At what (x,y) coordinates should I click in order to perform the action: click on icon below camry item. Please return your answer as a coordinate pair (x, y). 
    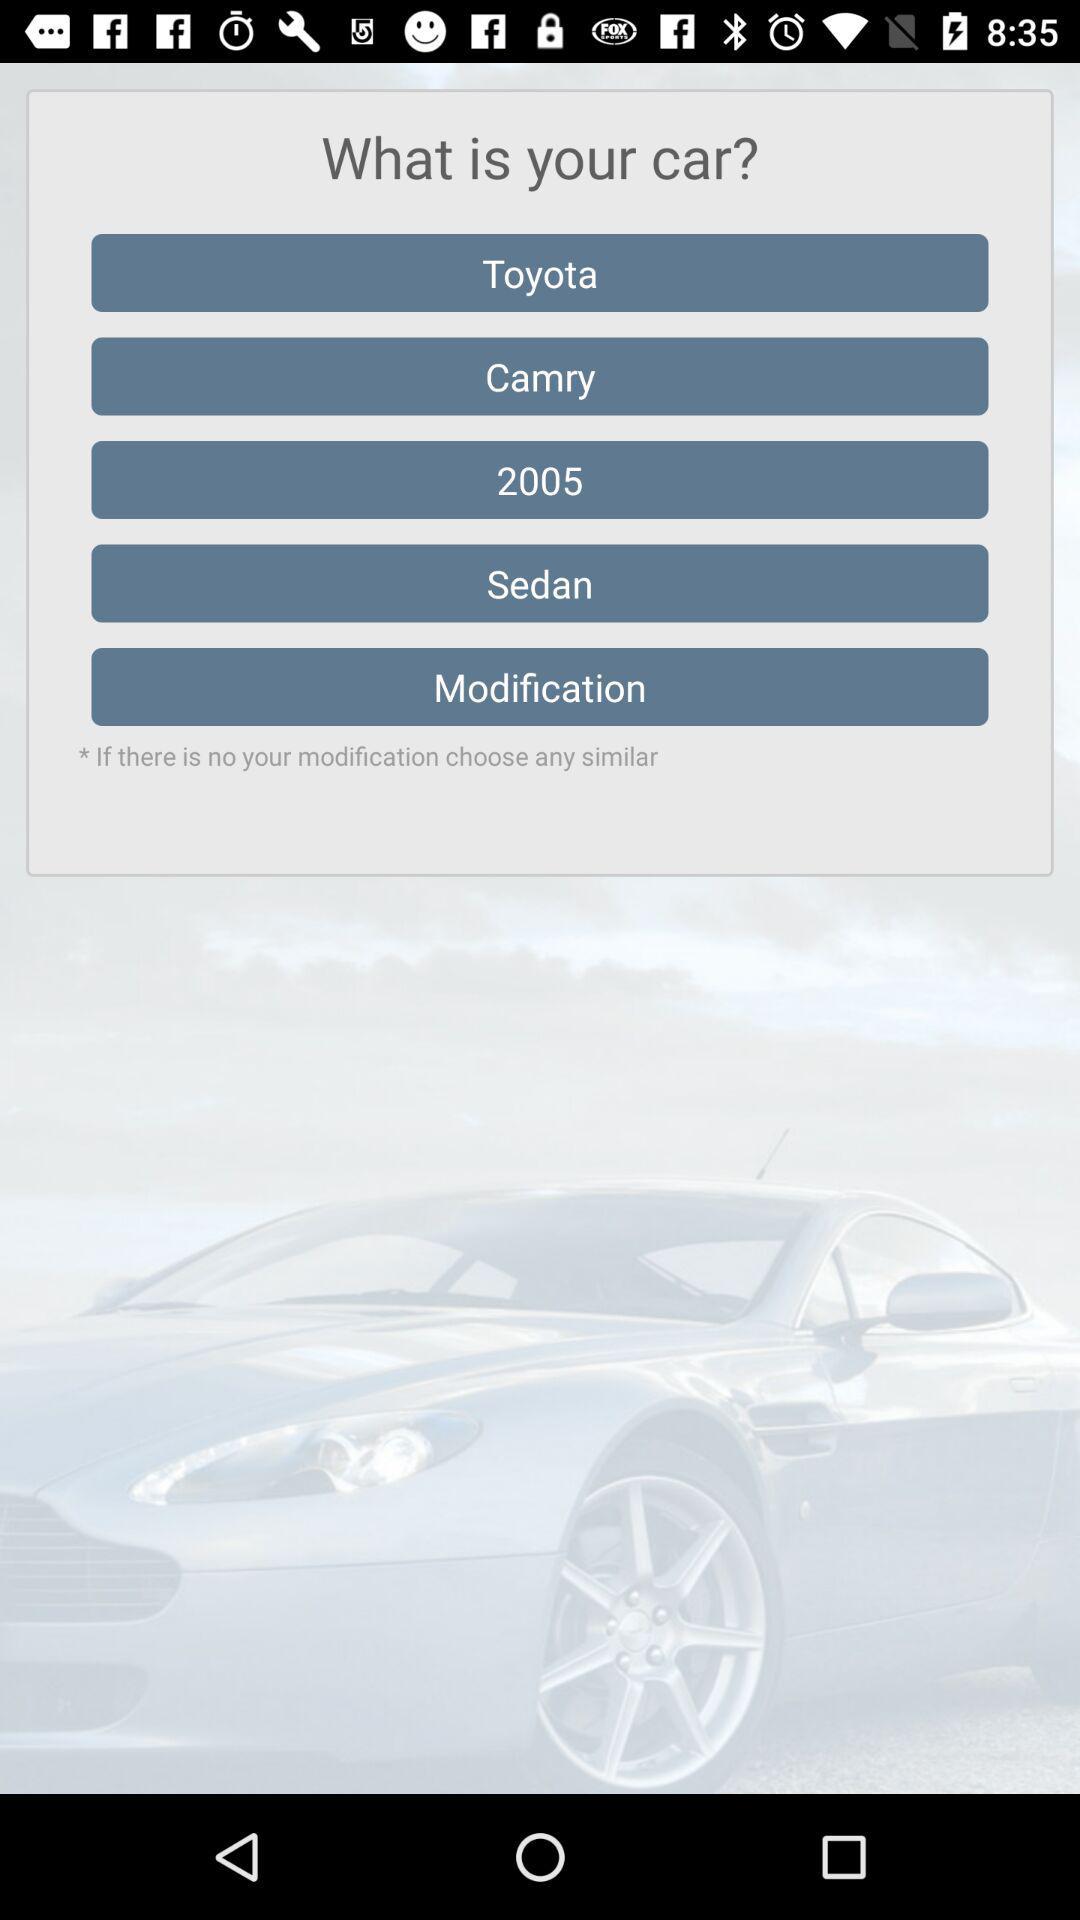
    Looking at the image, I should click on (540, 480).